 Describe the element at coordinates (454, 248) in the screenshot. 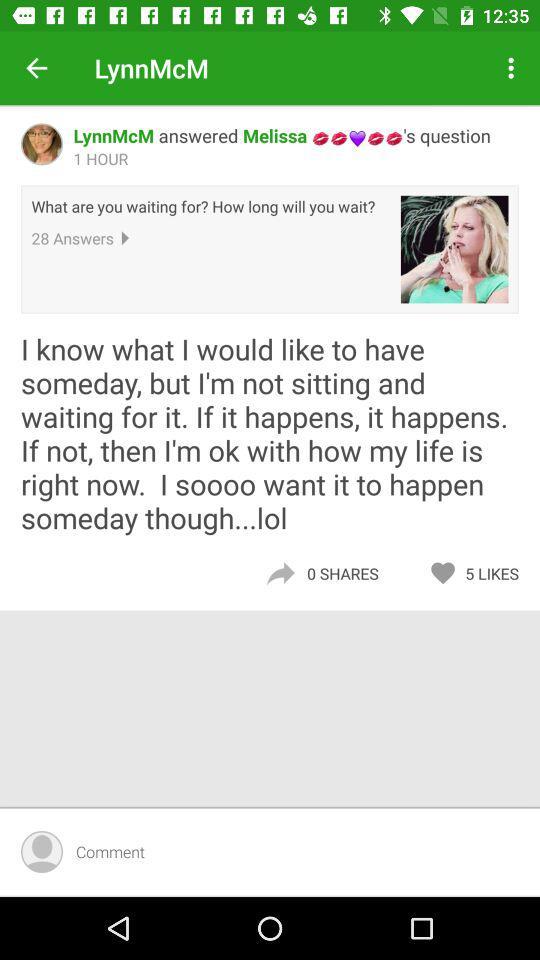

I see `the item below the lynnmcm answered melissa` at that location.